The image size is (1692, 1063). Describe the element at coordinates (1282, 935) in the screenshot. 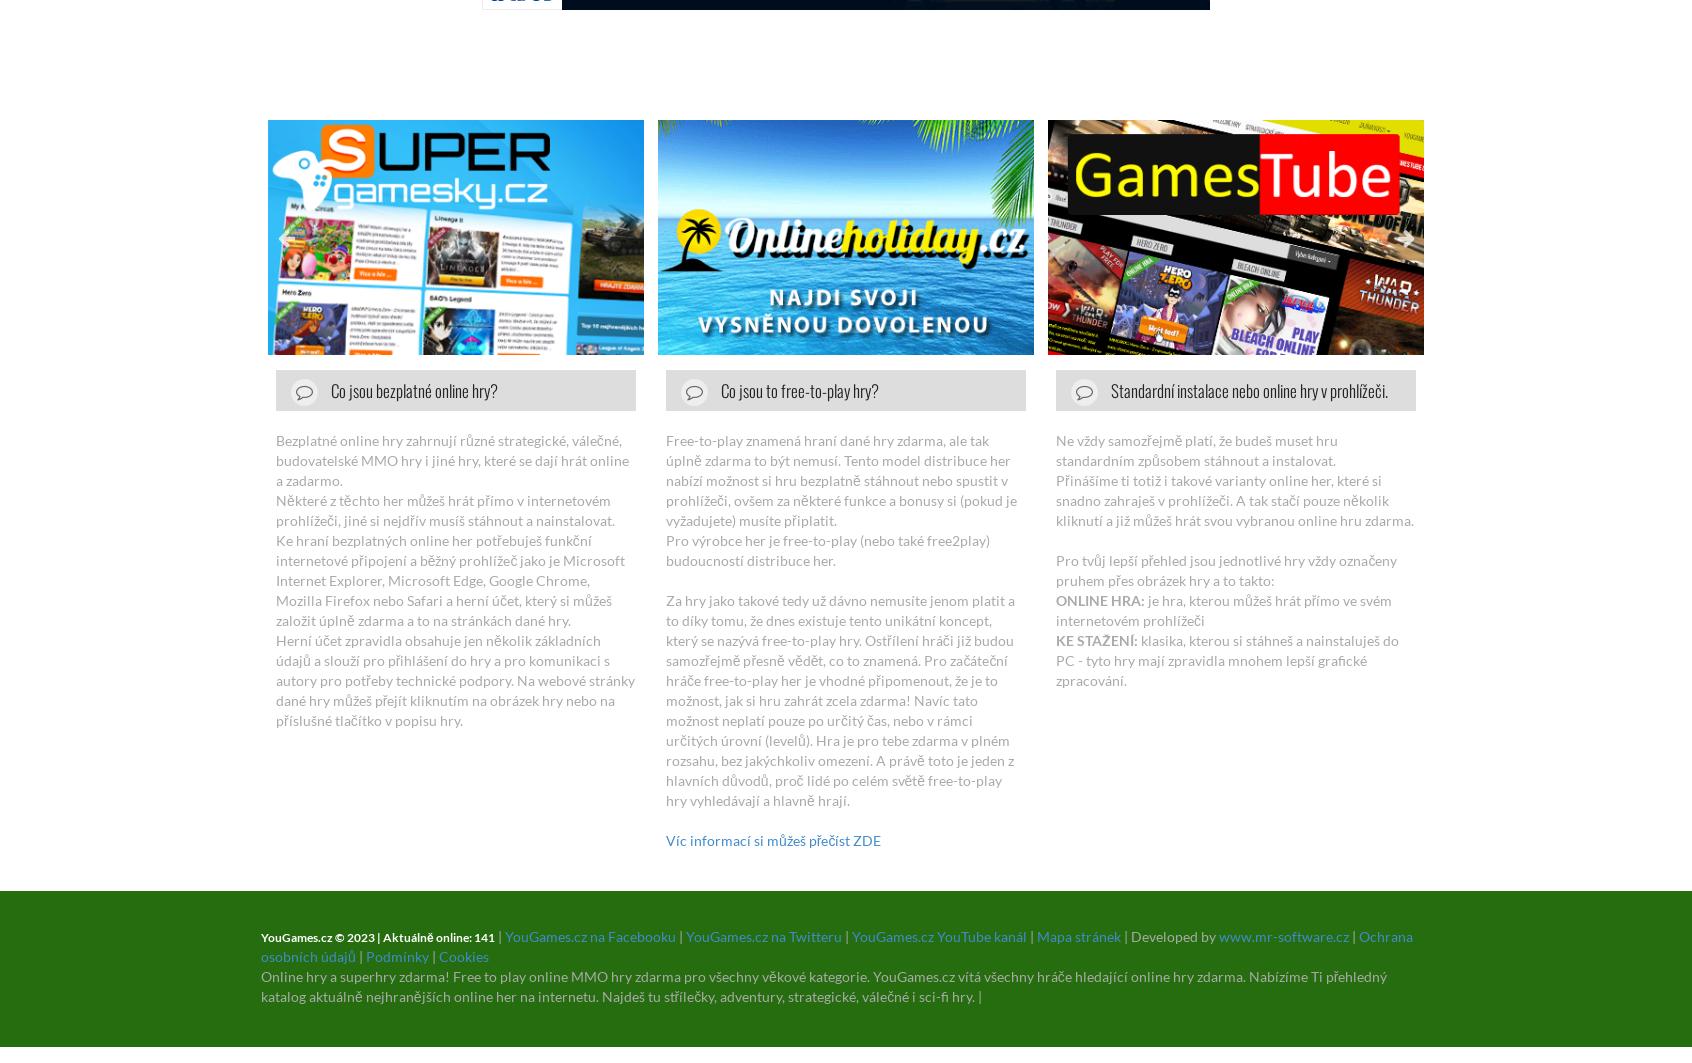

I see `'www.mr-software.cz'` at that location.